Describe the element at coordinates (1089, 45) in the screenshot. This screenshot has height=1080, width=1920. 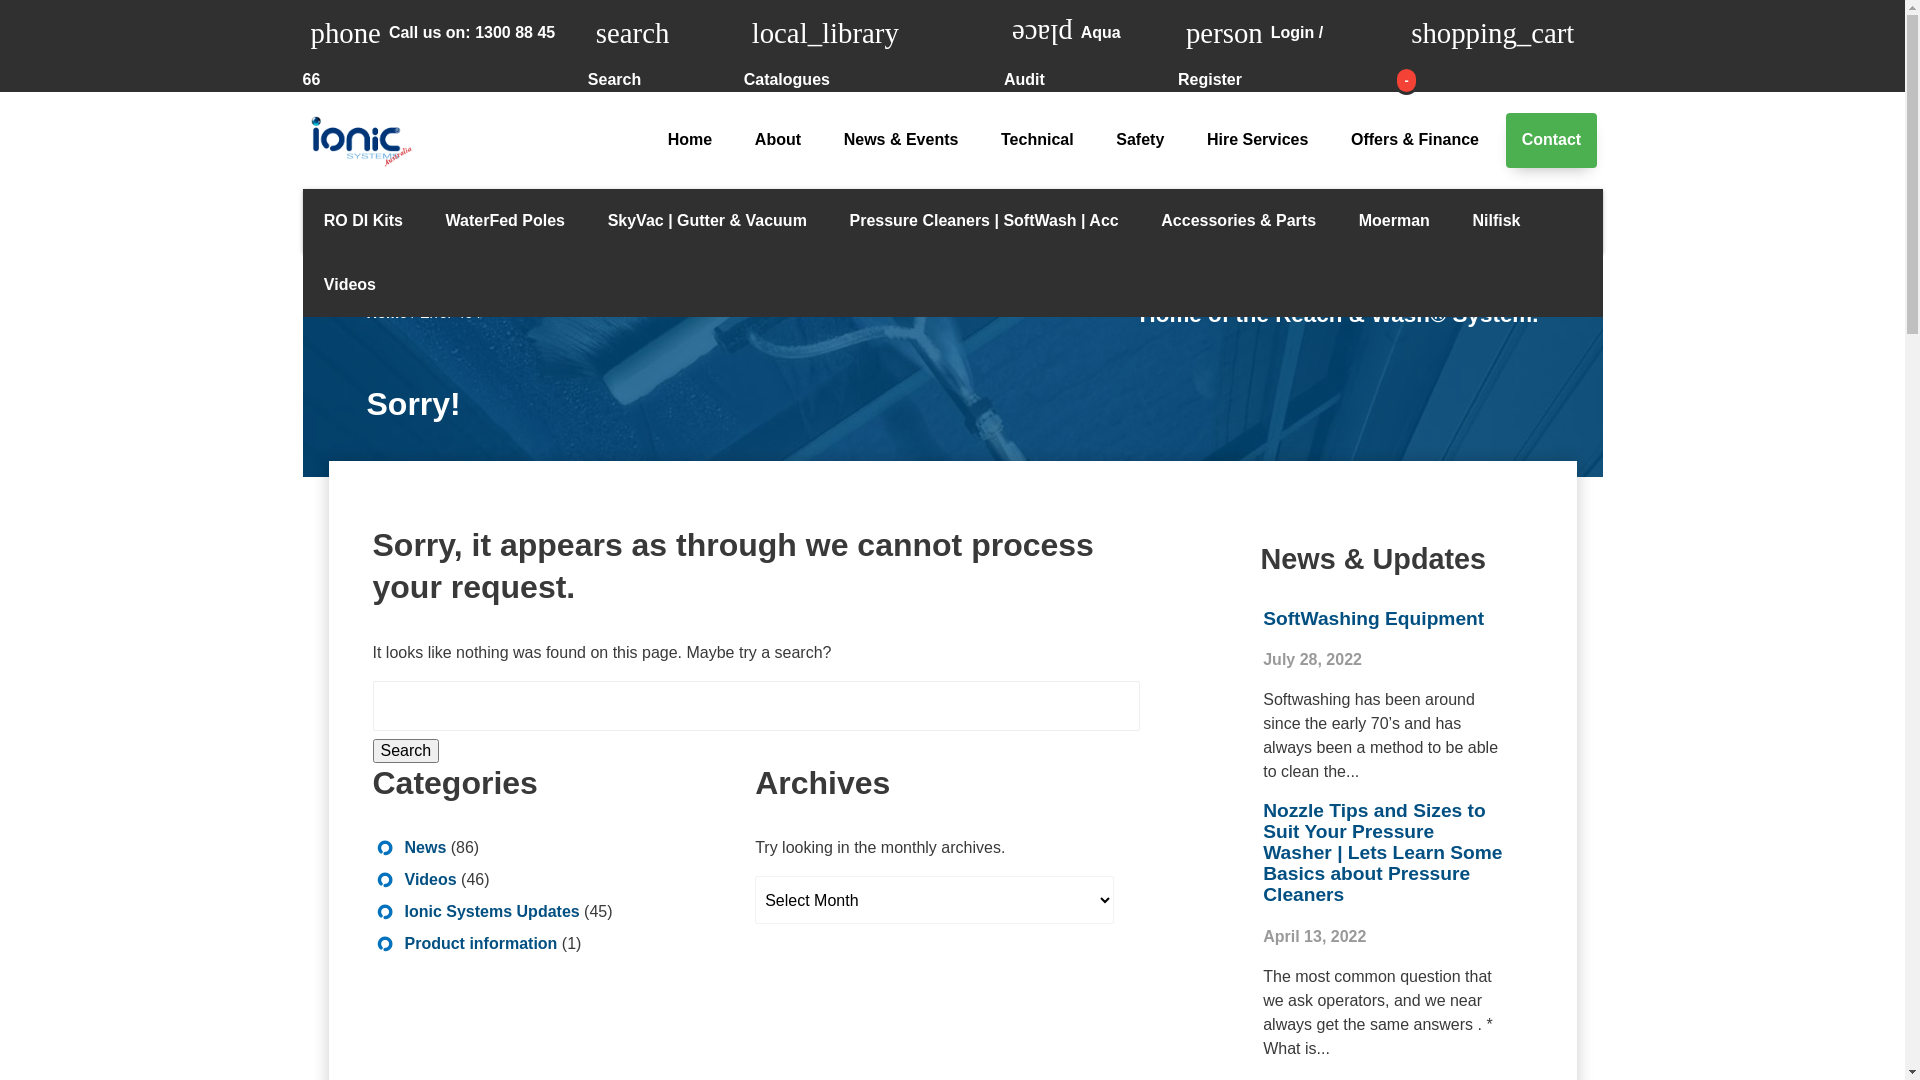
I see `'placeAqua Audit'` at that location.